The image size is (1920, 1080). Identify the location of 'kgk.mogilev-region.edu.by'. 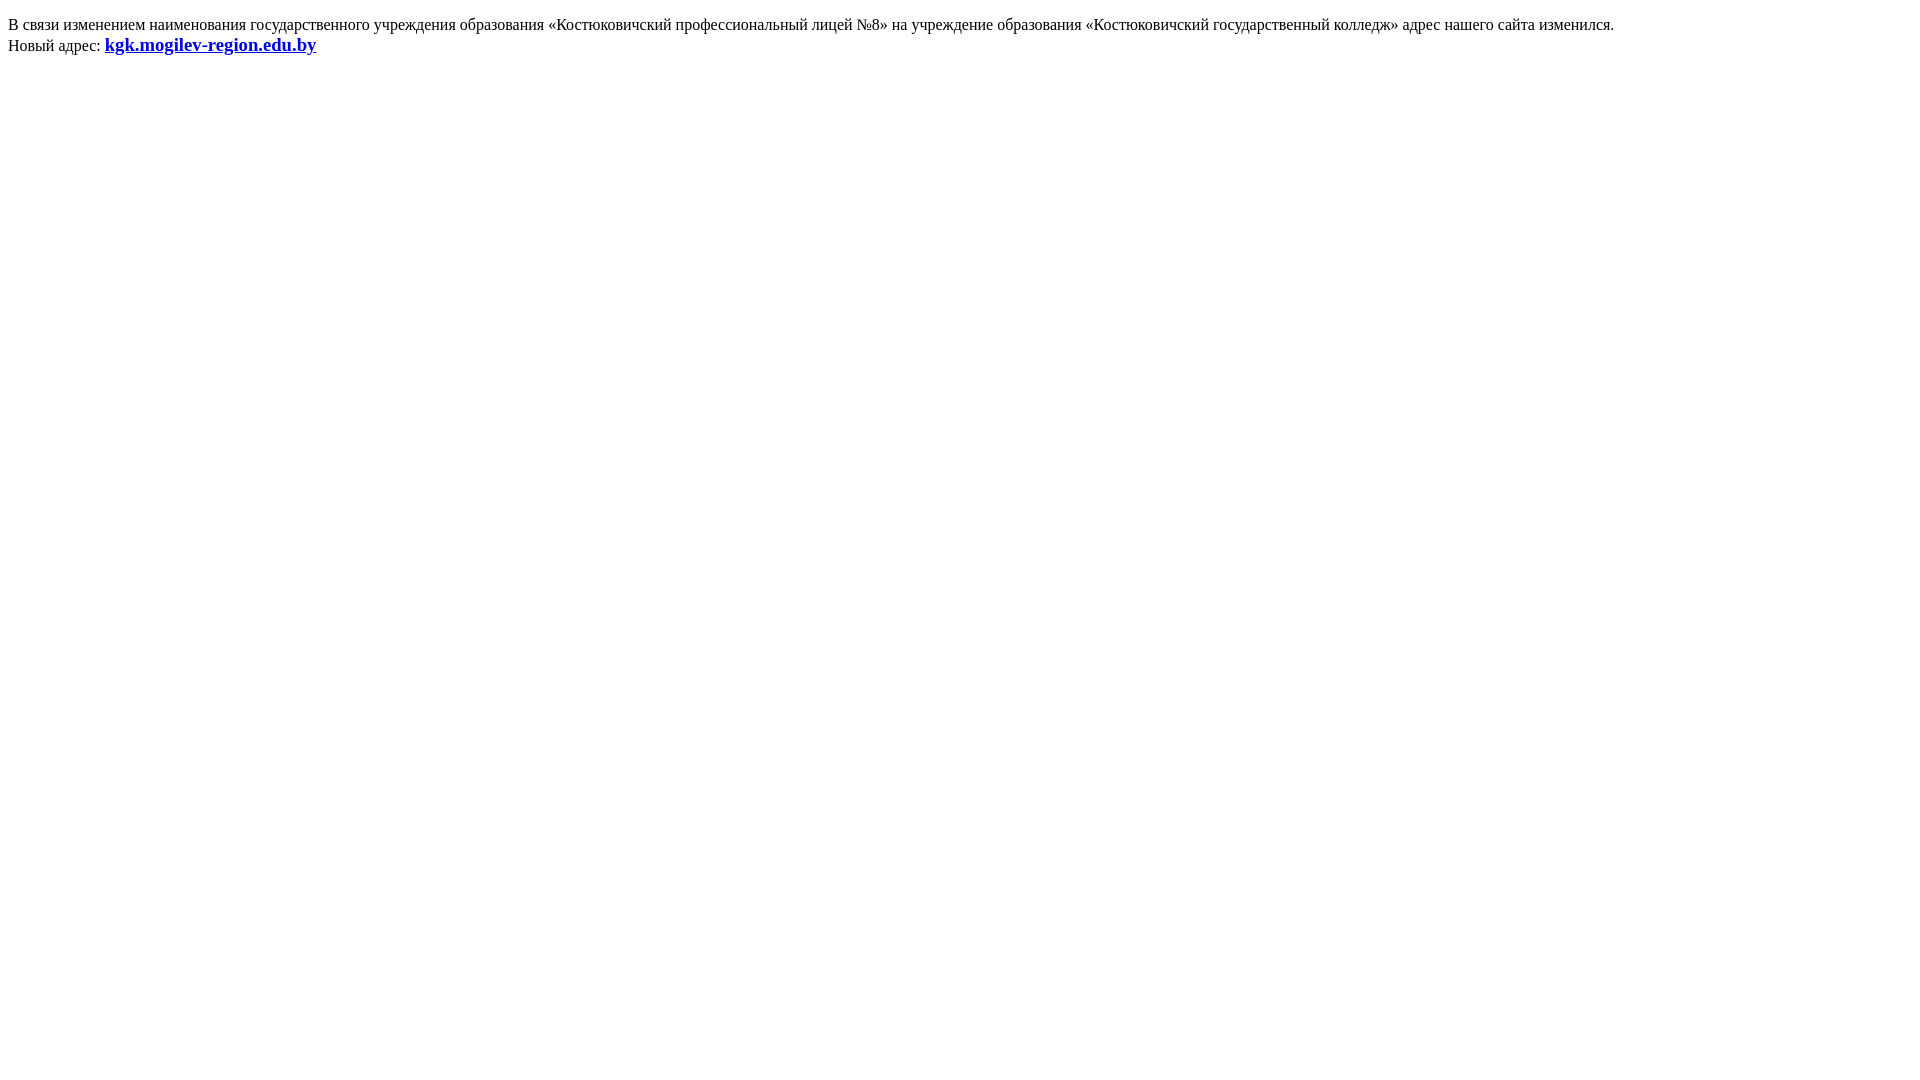
(211, 45).